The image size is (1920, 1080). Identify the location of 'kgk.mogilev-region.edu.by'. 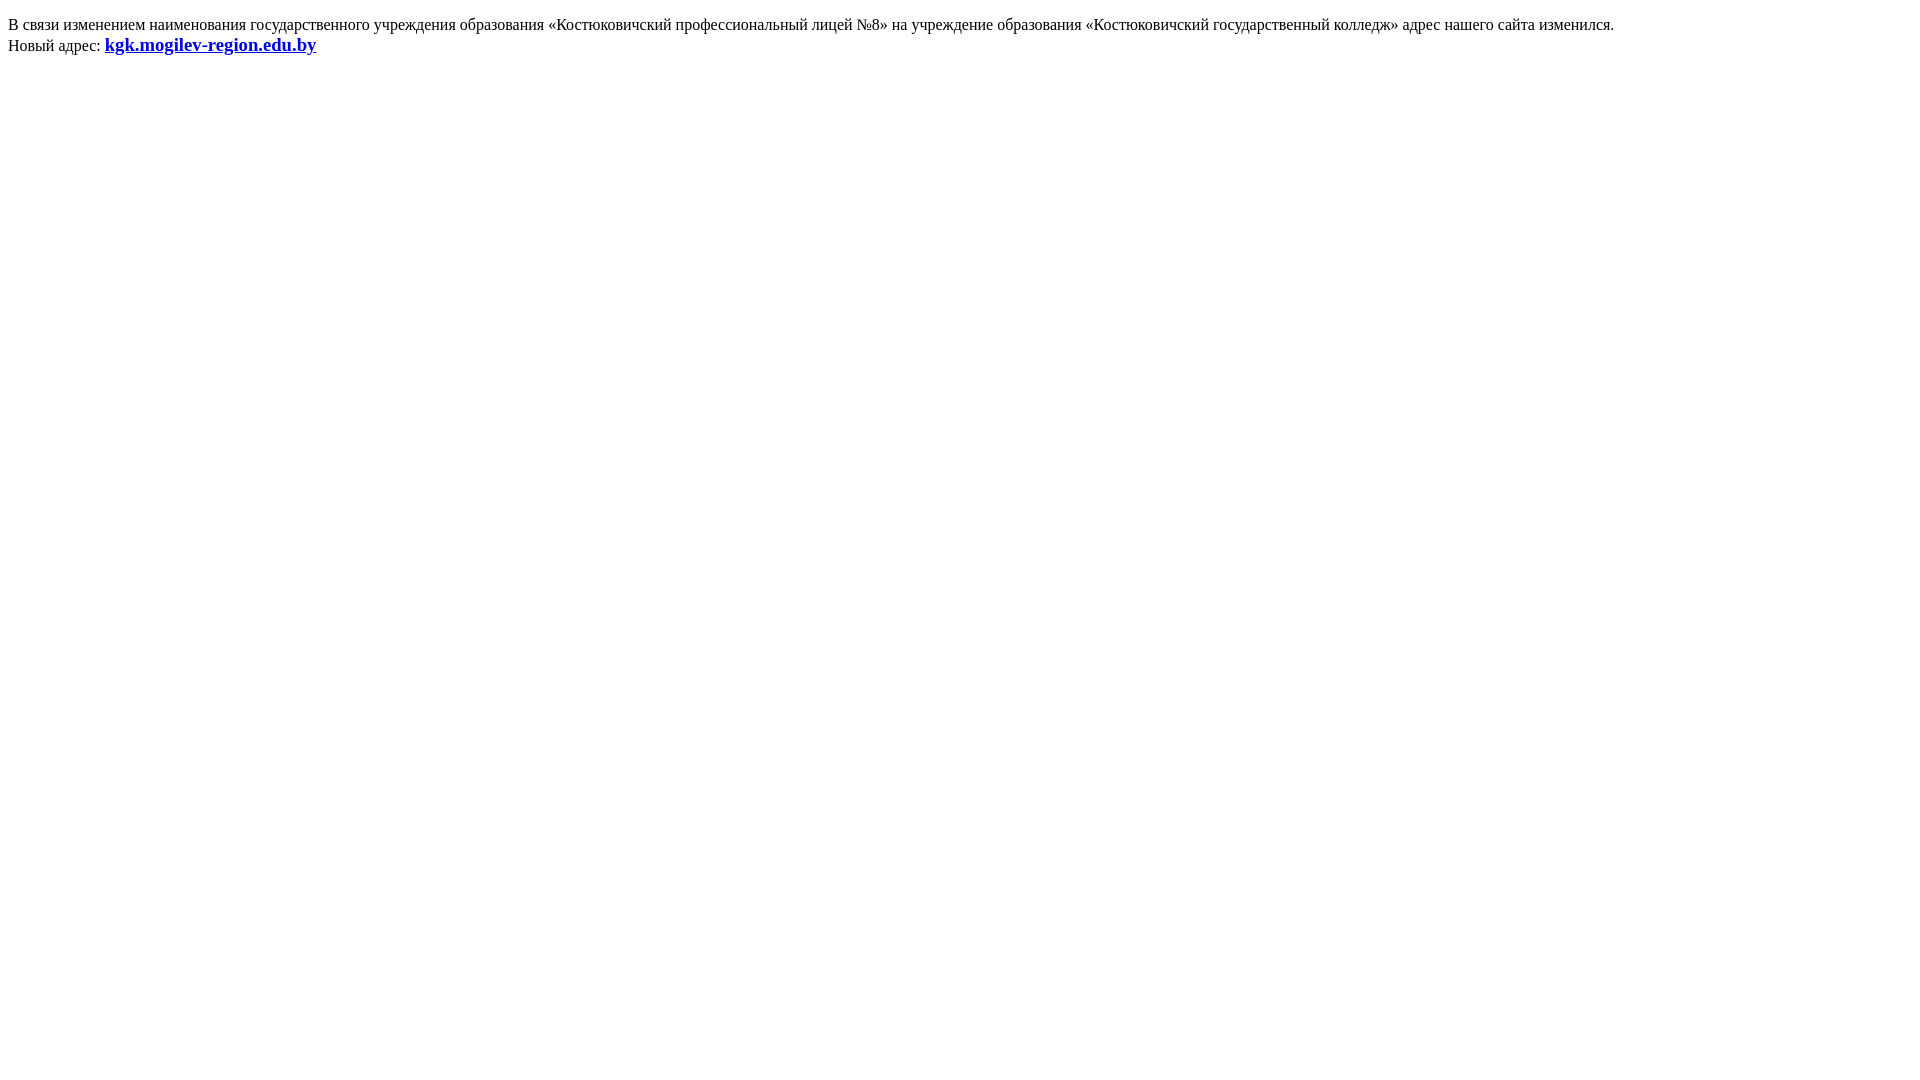
(211, 45).